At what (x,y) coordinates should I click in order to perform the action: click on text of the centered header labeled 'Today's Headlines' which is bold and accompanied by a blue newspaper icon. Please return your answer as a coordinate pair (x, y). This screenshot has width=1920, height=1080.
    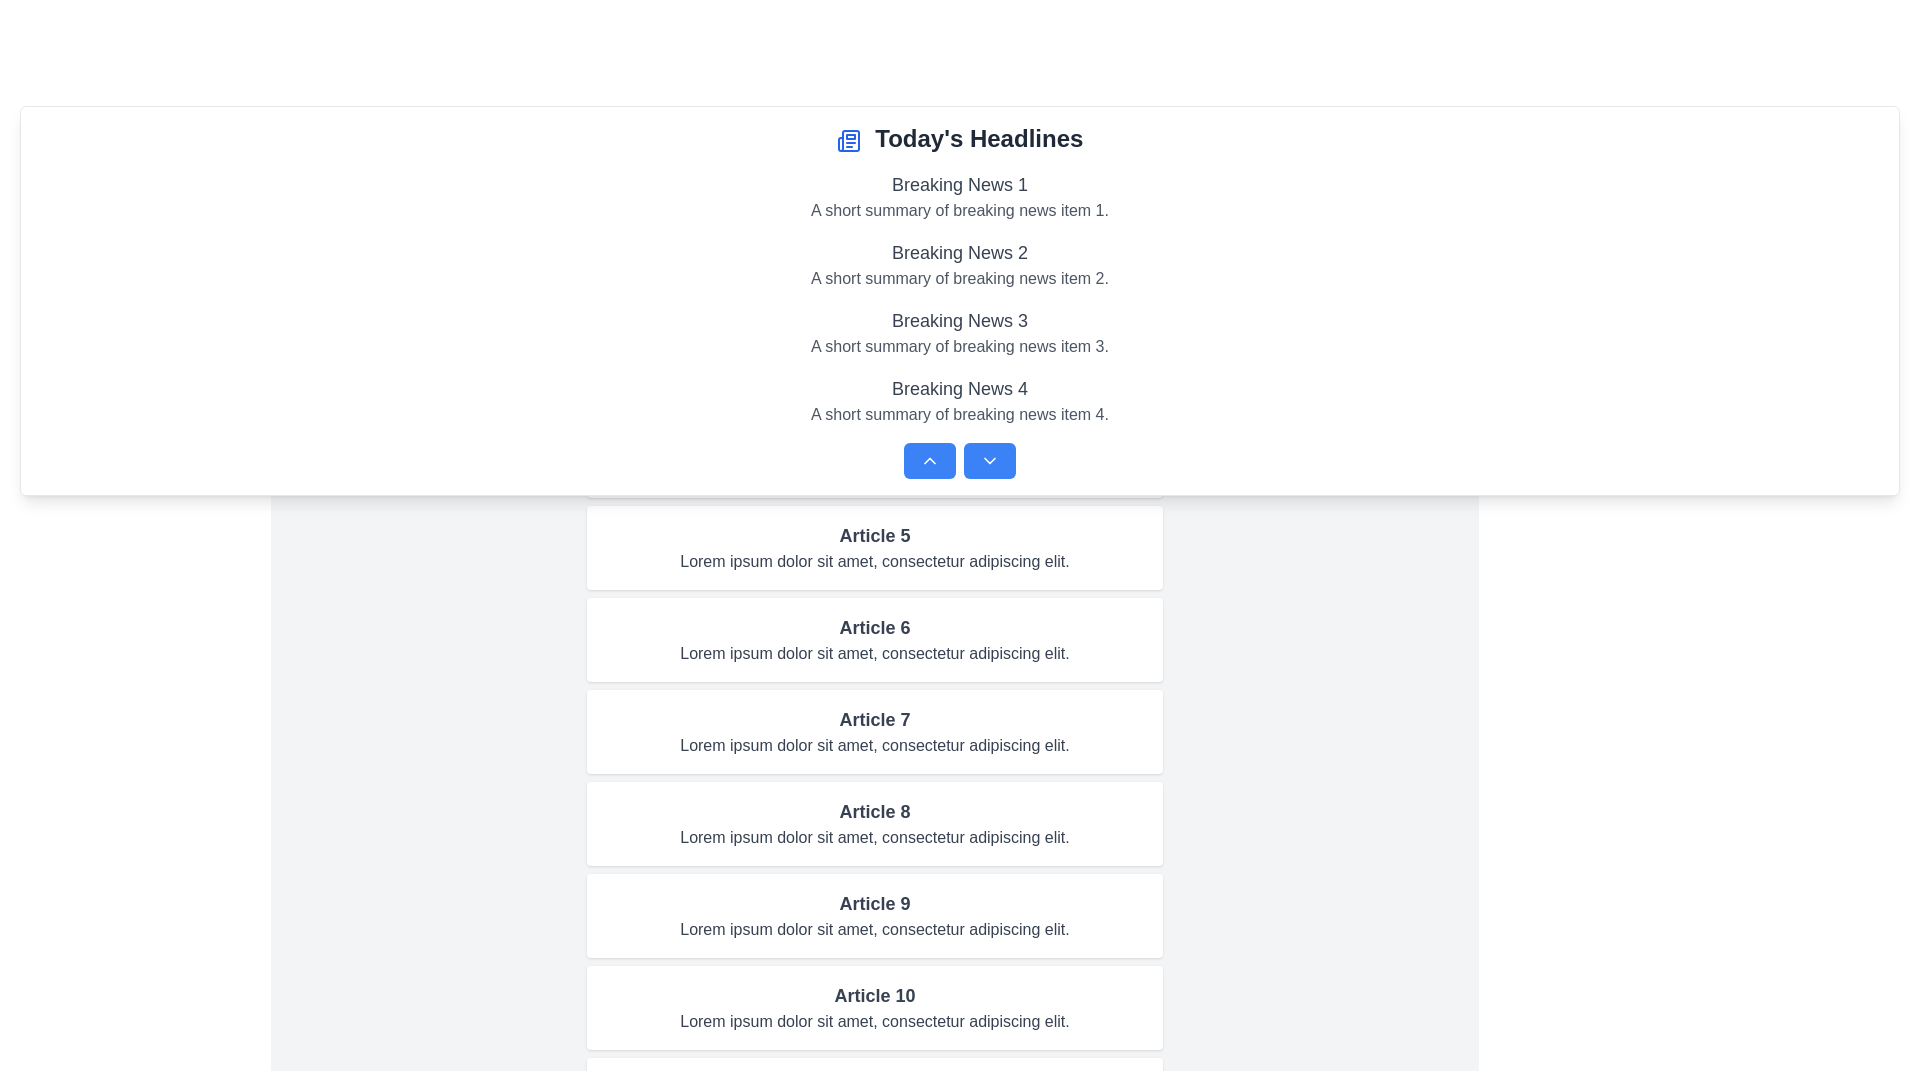
    Looking at the image, I should click on (960, 137).